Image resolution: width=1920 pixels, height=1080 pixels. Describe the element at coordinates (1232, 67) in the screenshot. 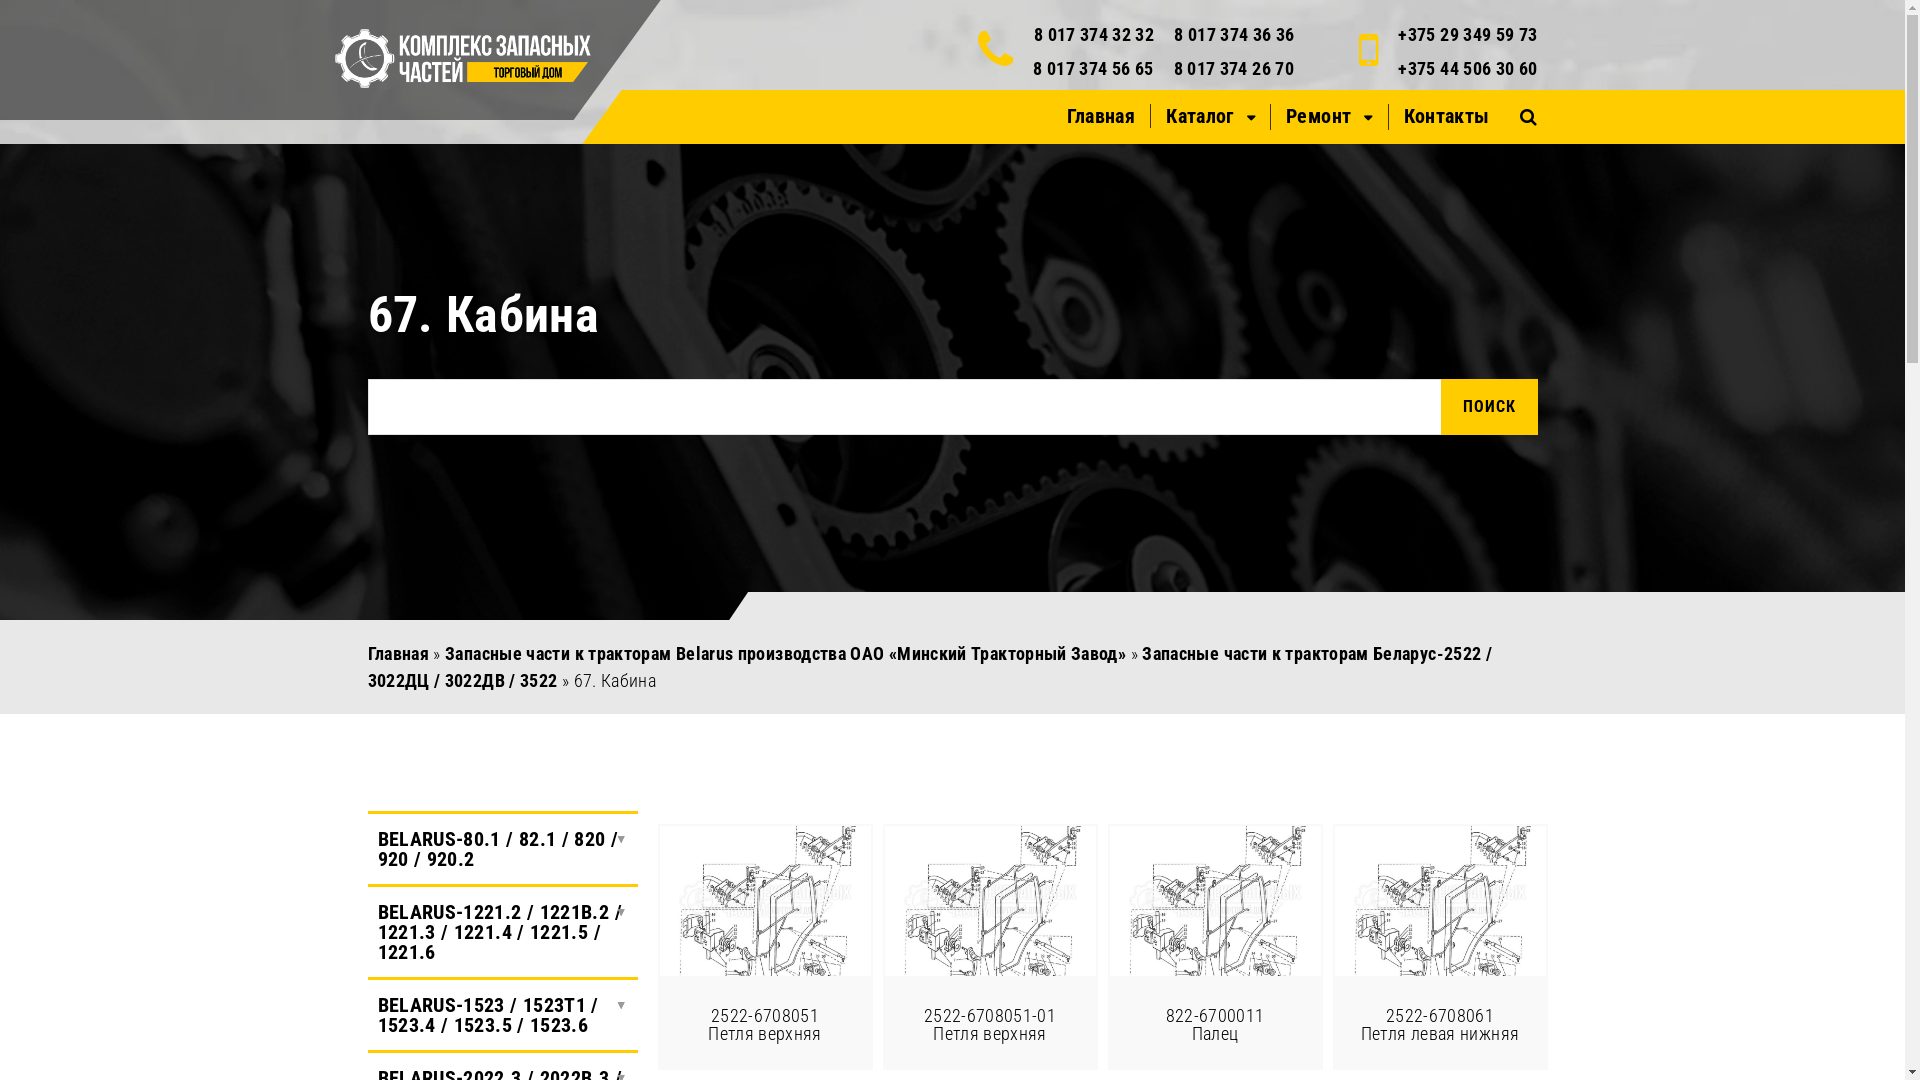

I see `'8 017 374 26 70'` at that location.